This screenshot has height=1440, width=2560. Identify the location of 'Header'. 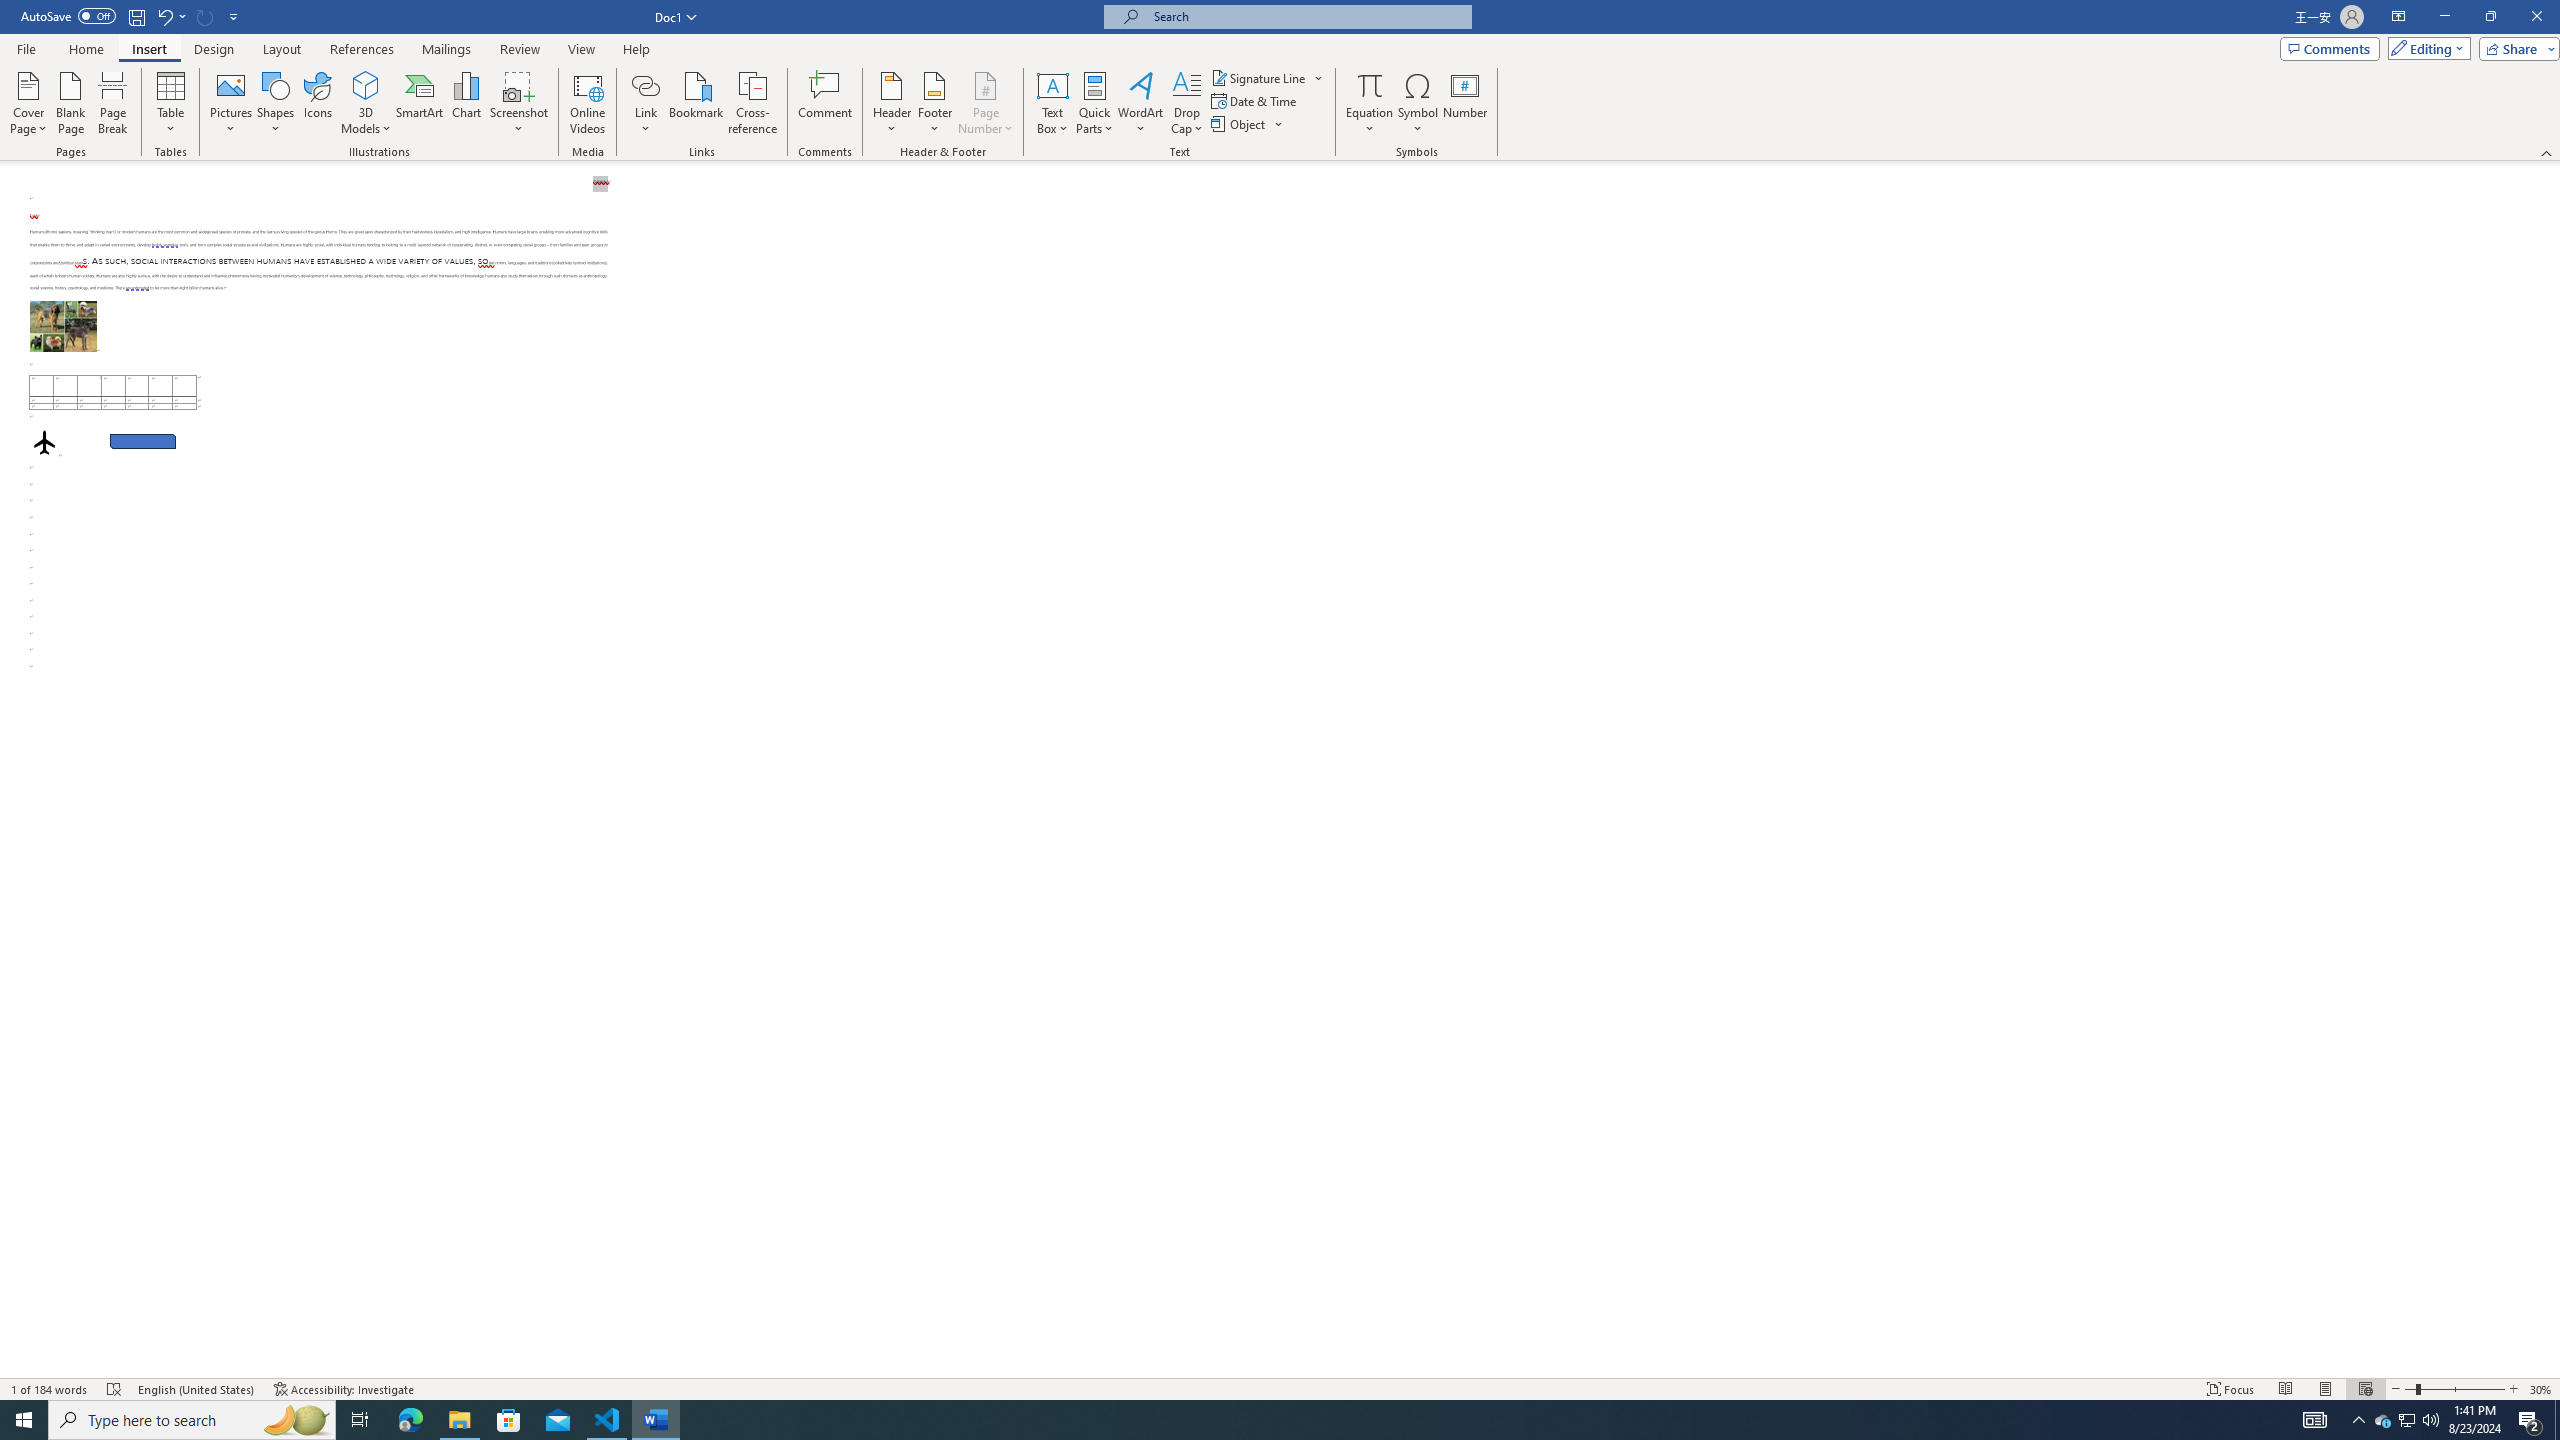
(892, 103).